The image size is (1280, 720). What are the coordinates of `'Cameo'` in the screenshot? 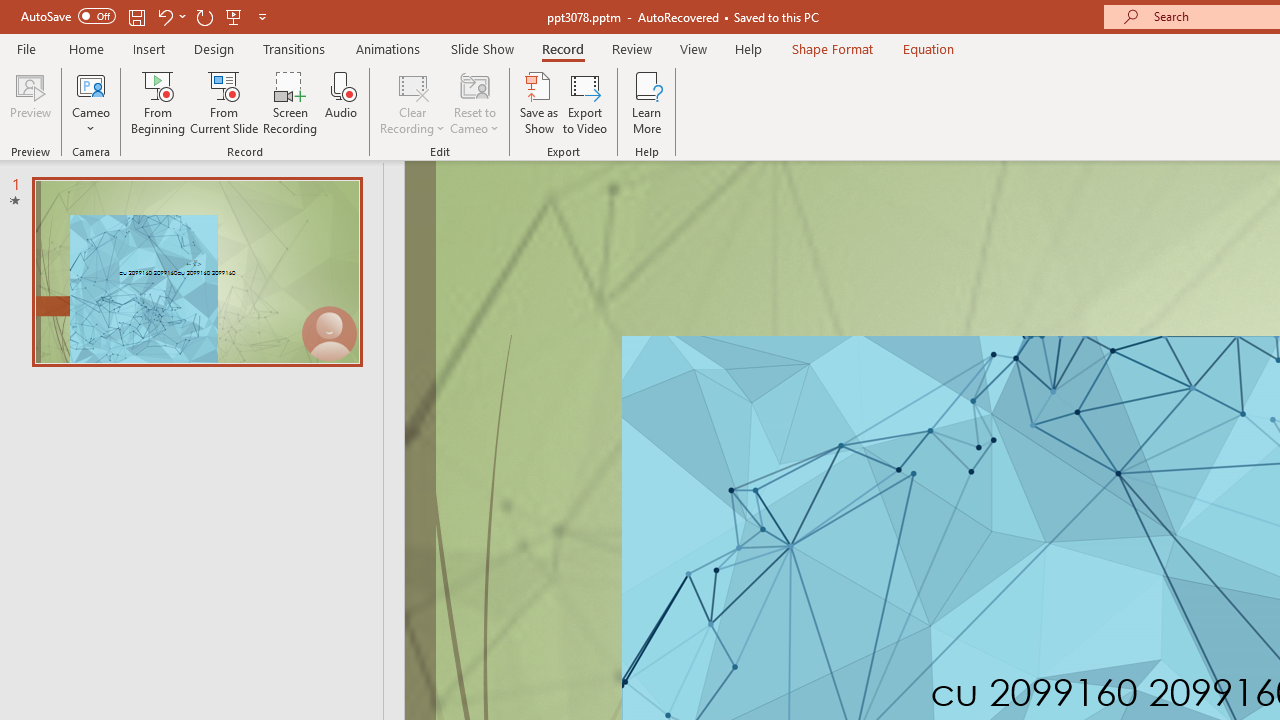 It's located at (90, 84).